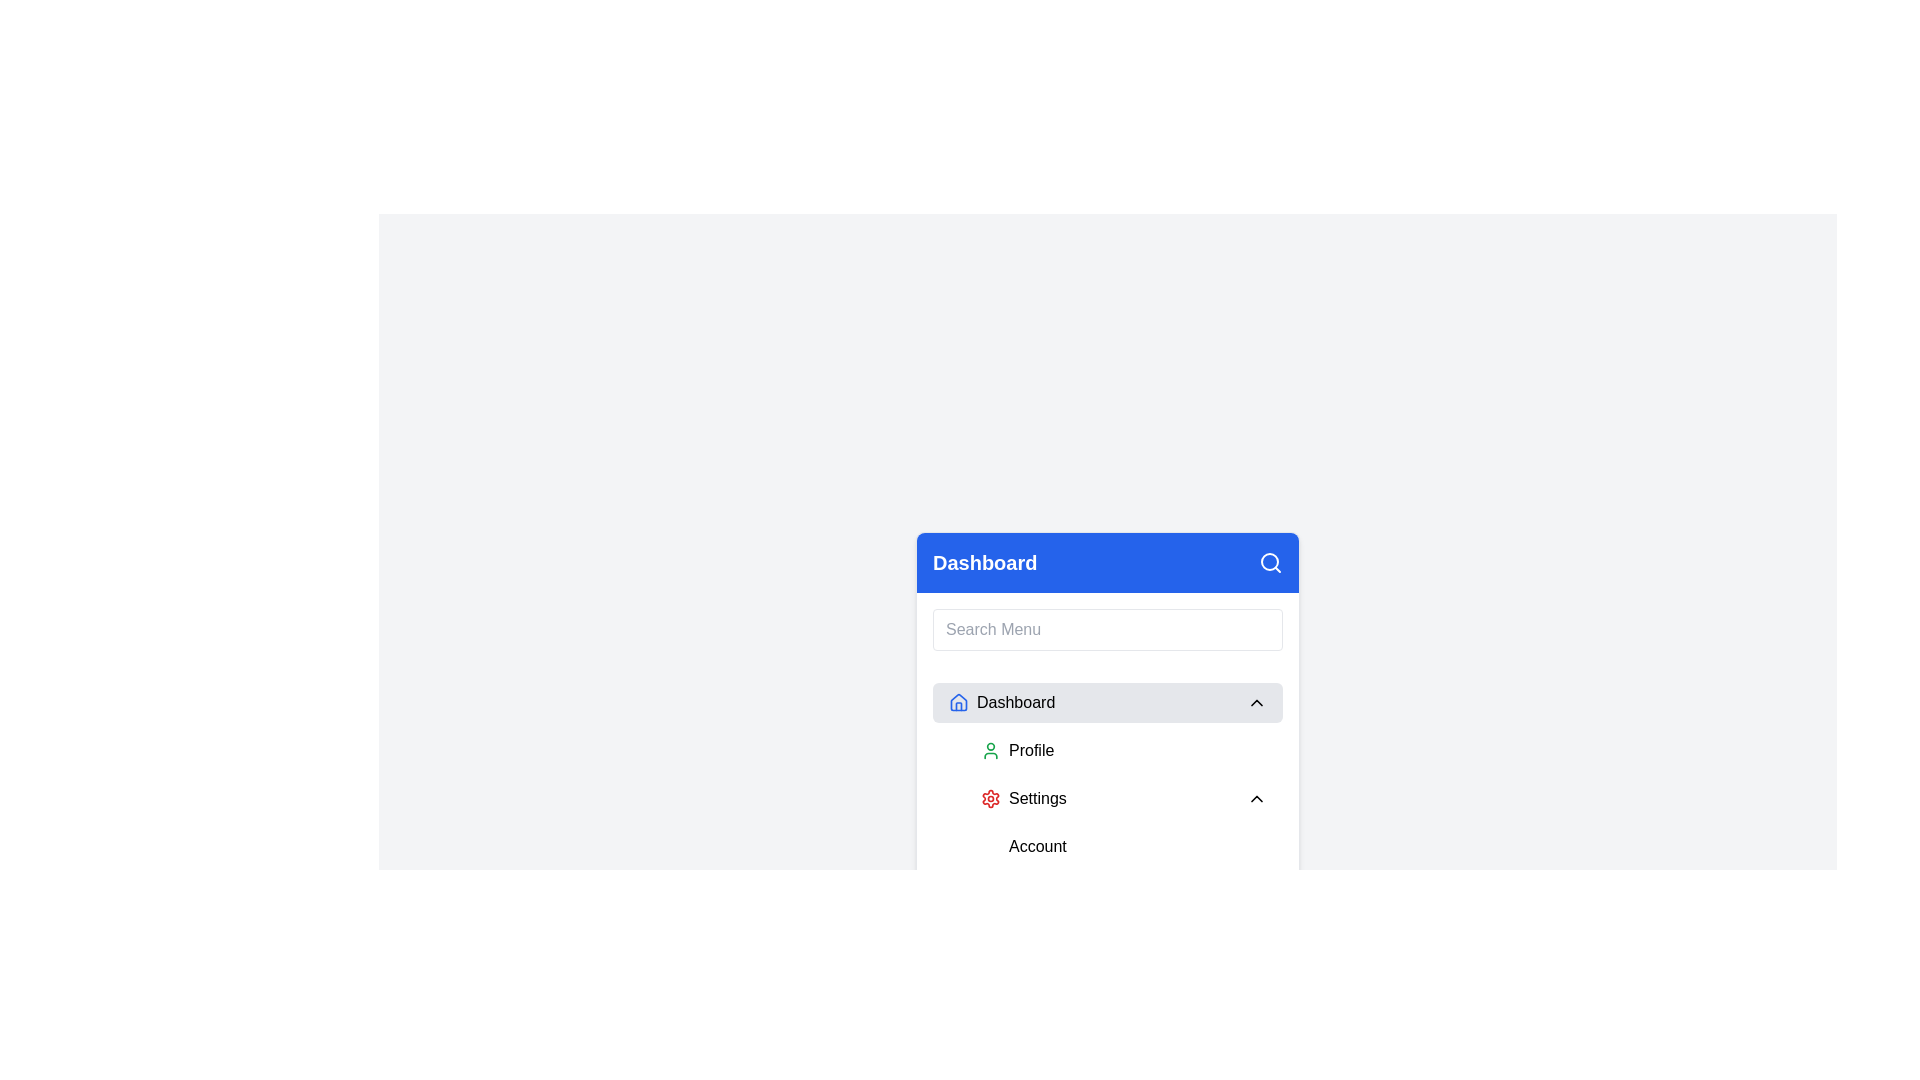  Describe the element at coordinates (1256, 797) in the screenshot. I see `the chevron icon next to the 'Settings' label to visualize any interactive feedback` at that location.